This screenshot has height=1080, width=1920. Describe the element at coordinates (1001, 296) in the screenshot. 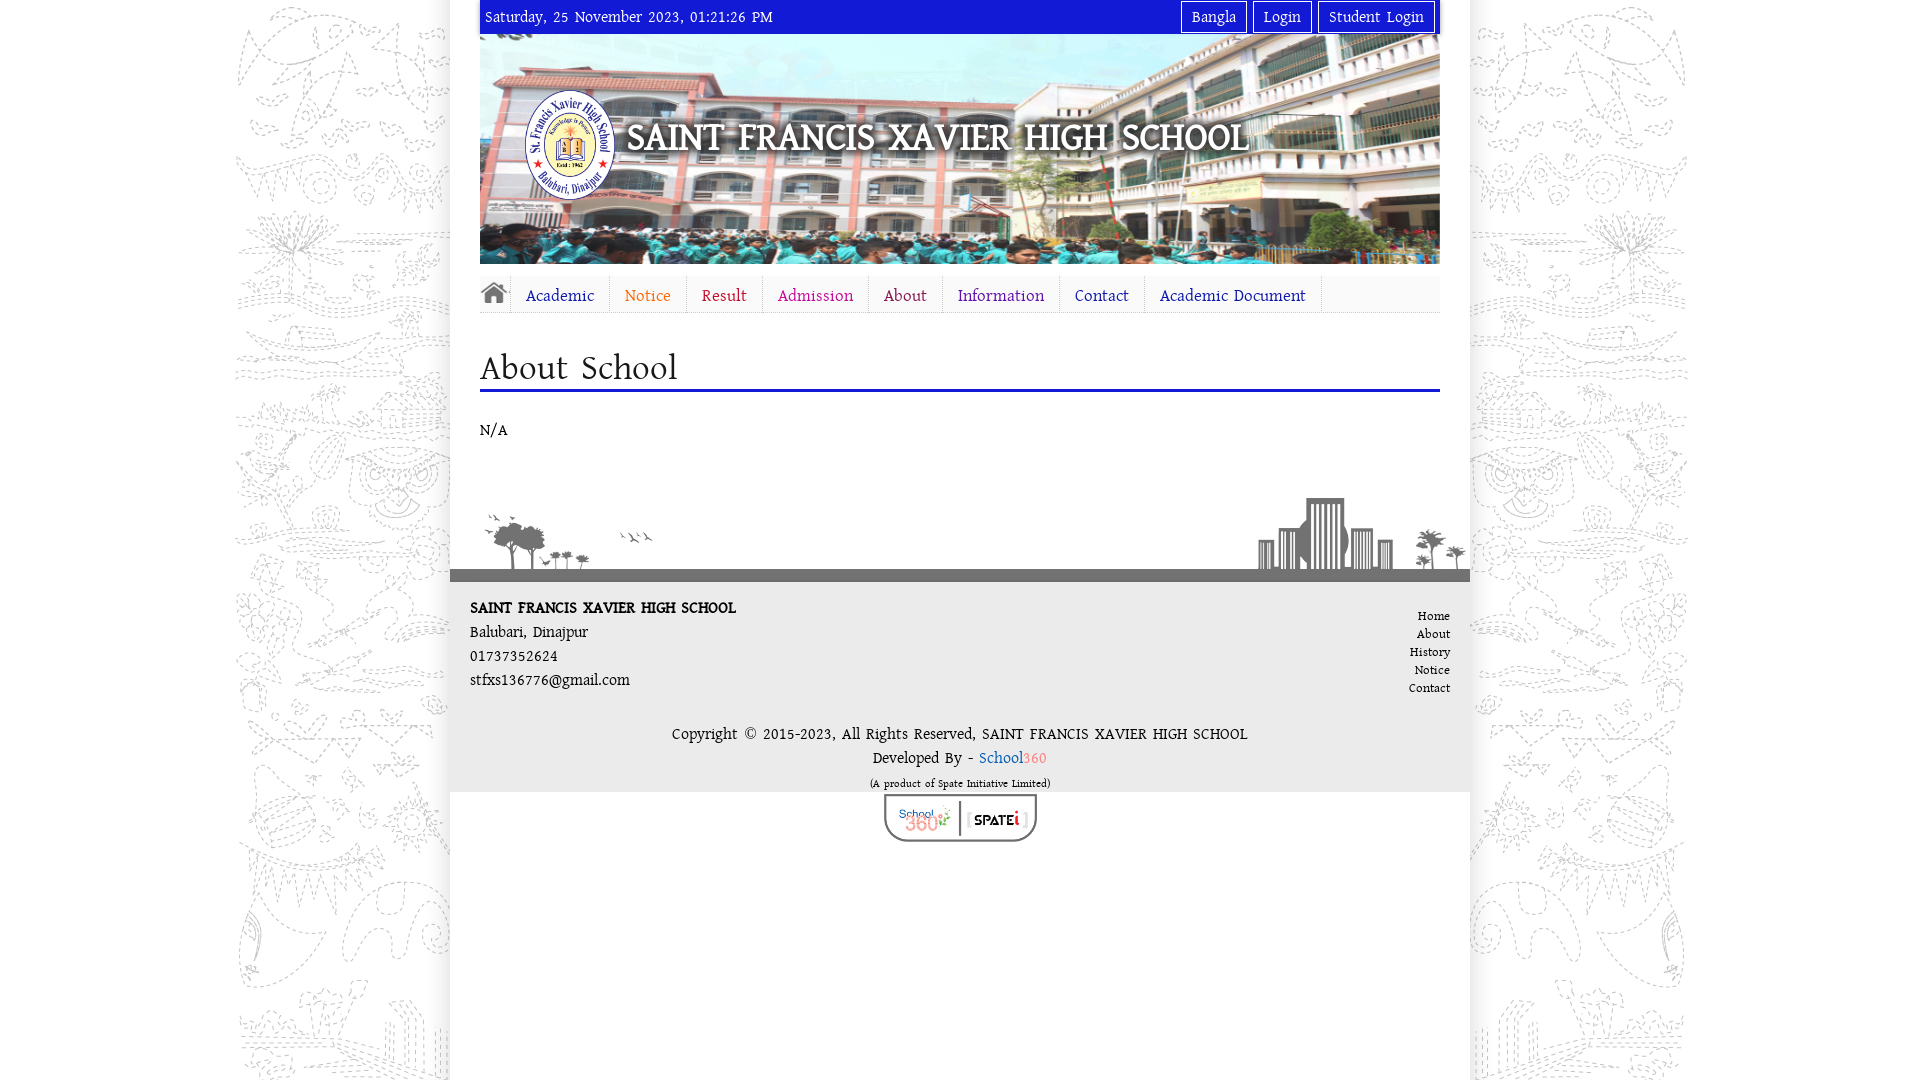

I see `'Information'` at that location.